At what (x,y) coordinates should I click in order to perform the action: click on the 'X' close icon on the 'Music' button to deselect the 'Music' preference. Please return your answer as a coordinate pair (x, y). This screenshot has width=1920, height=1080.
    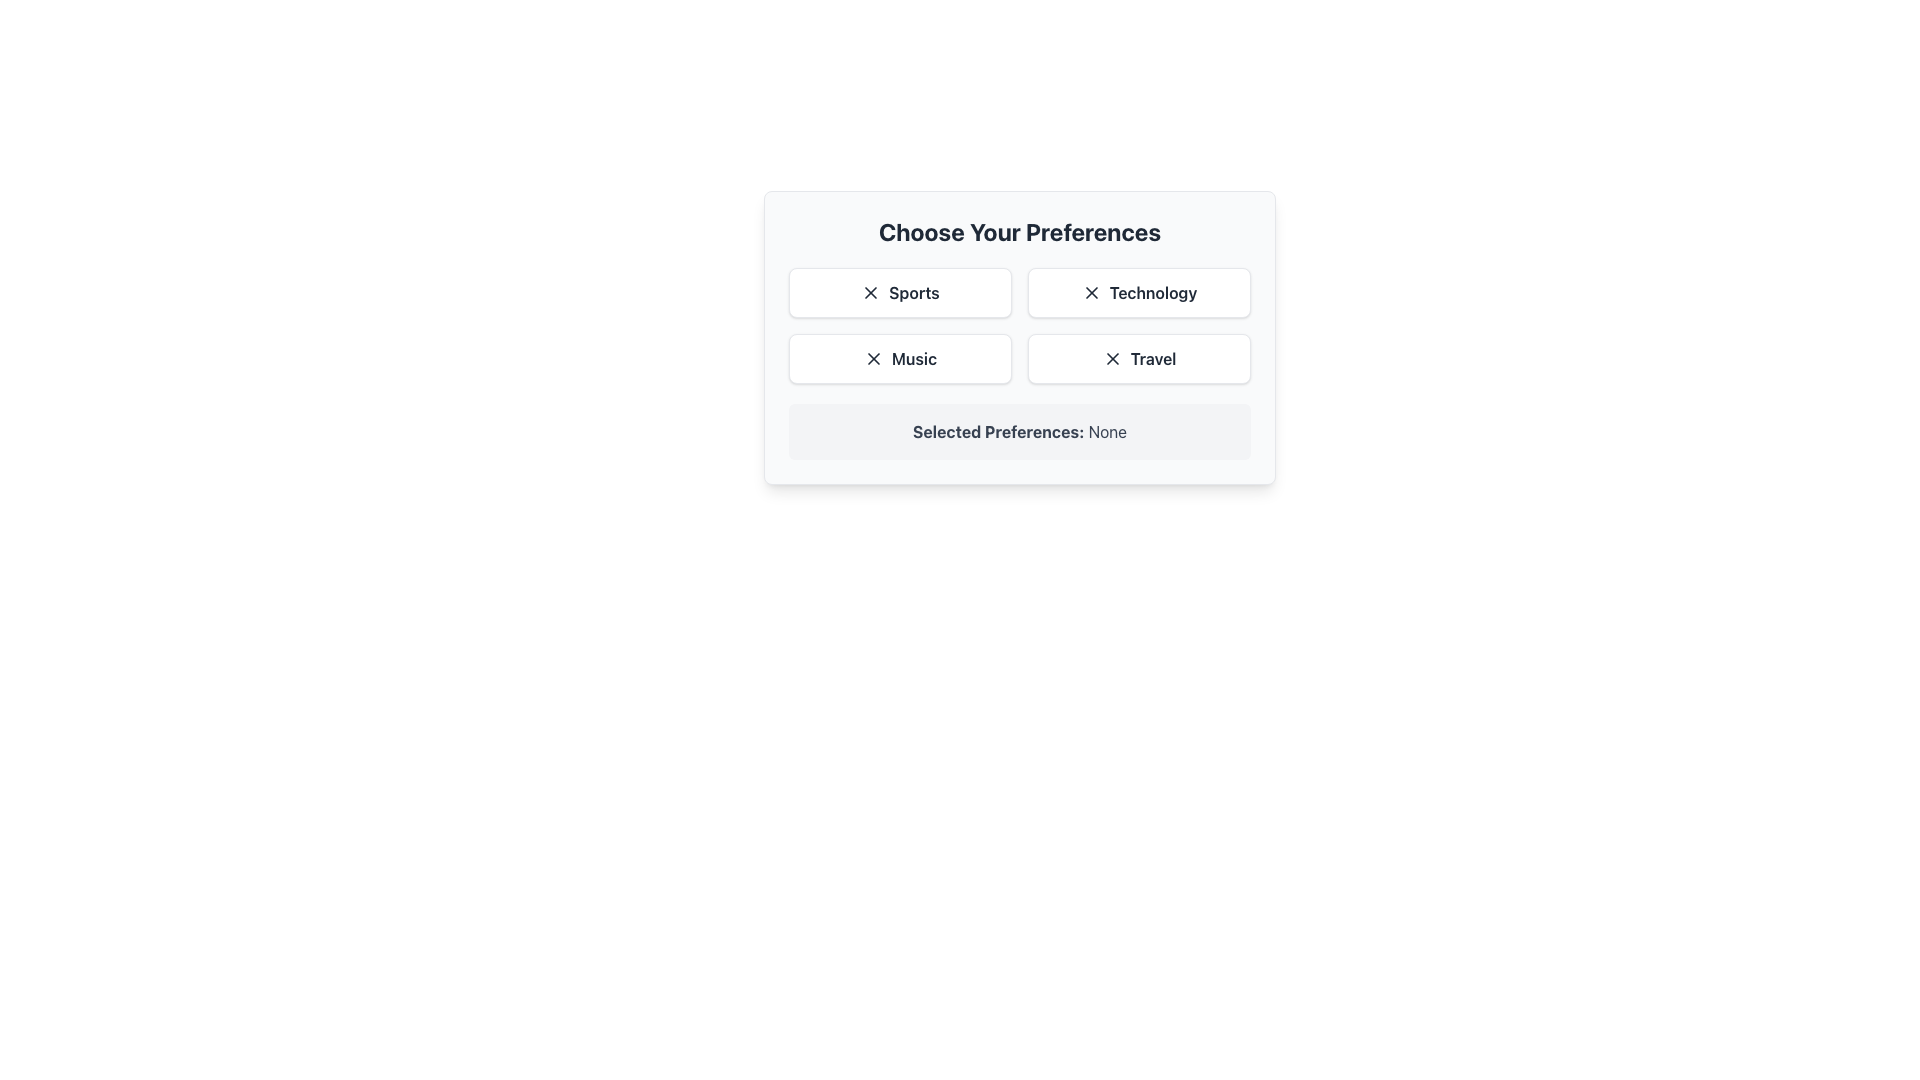
    Looking at the image, I should click on (873, 357).